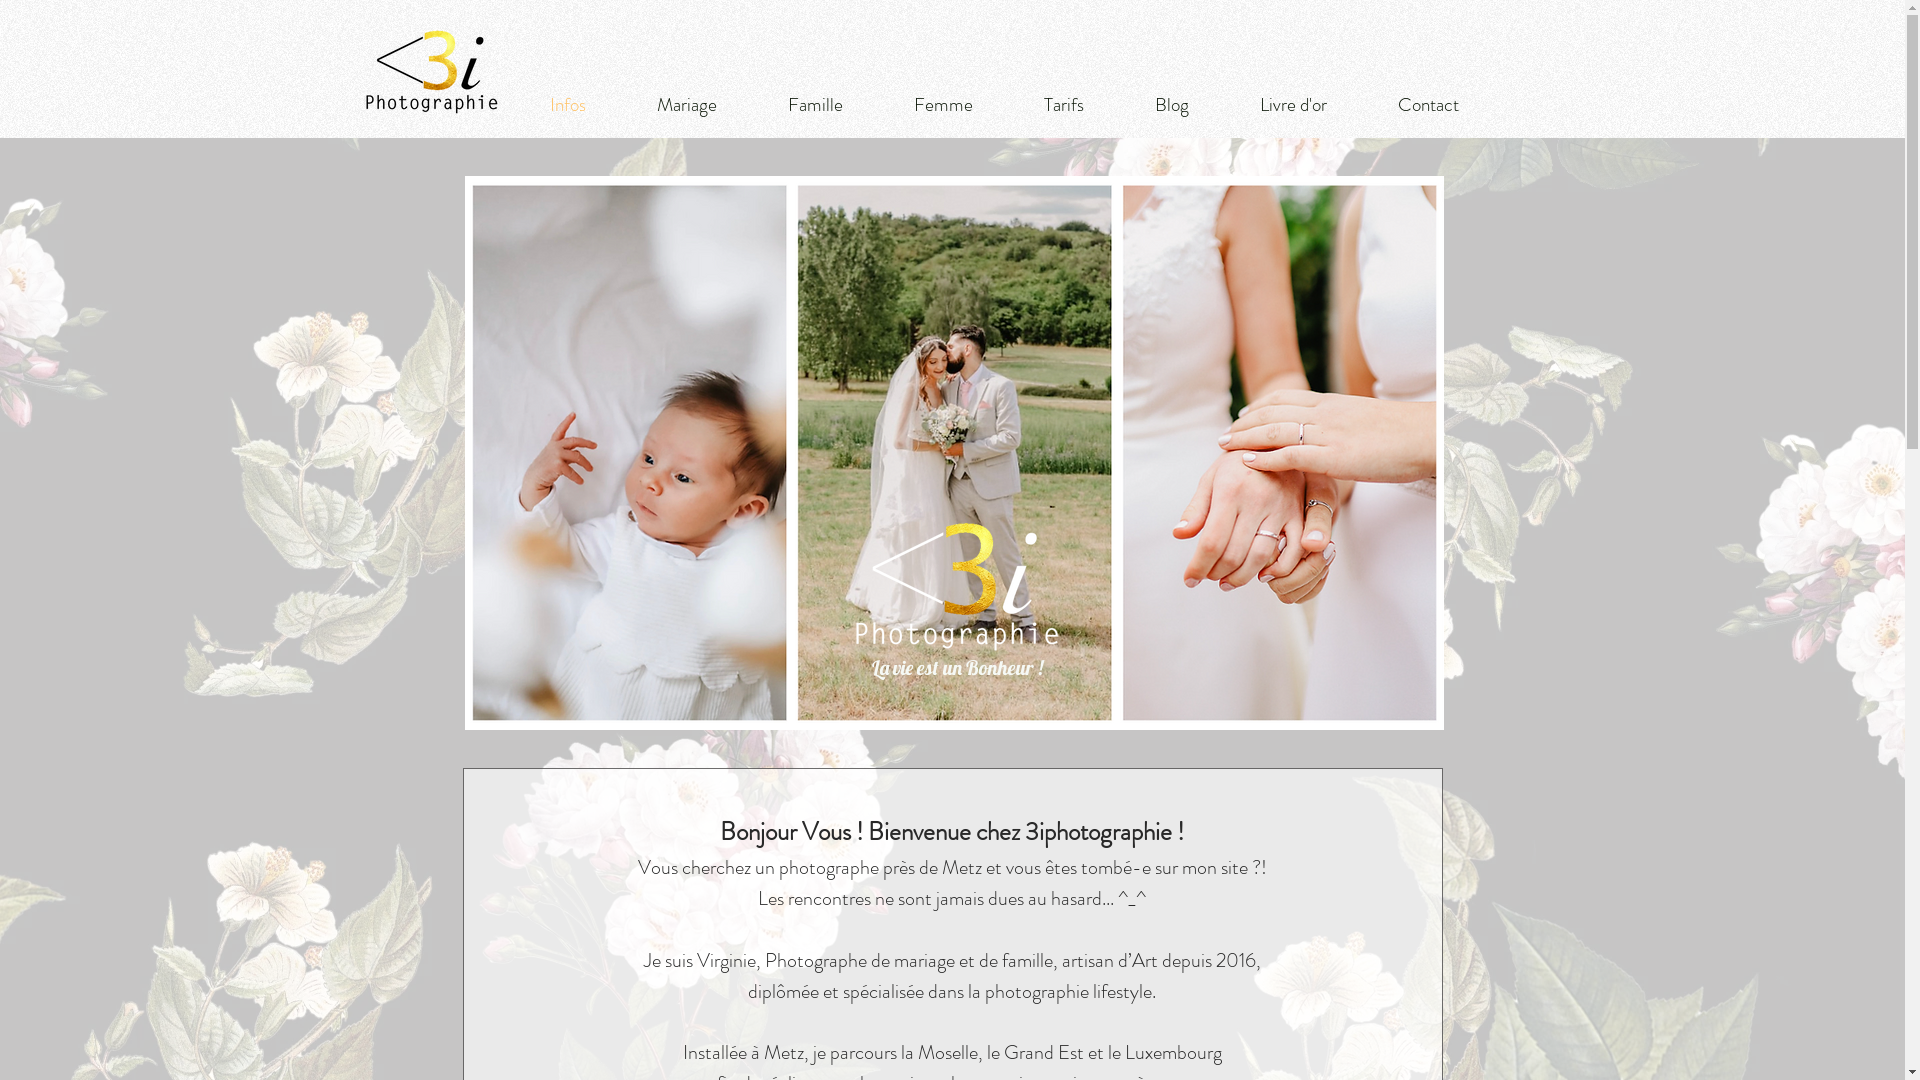 The image size is (1920, 1080). Describe the element at coordinates (1062, 104) in the screenshot. I see `'Tarifs'` at that location.